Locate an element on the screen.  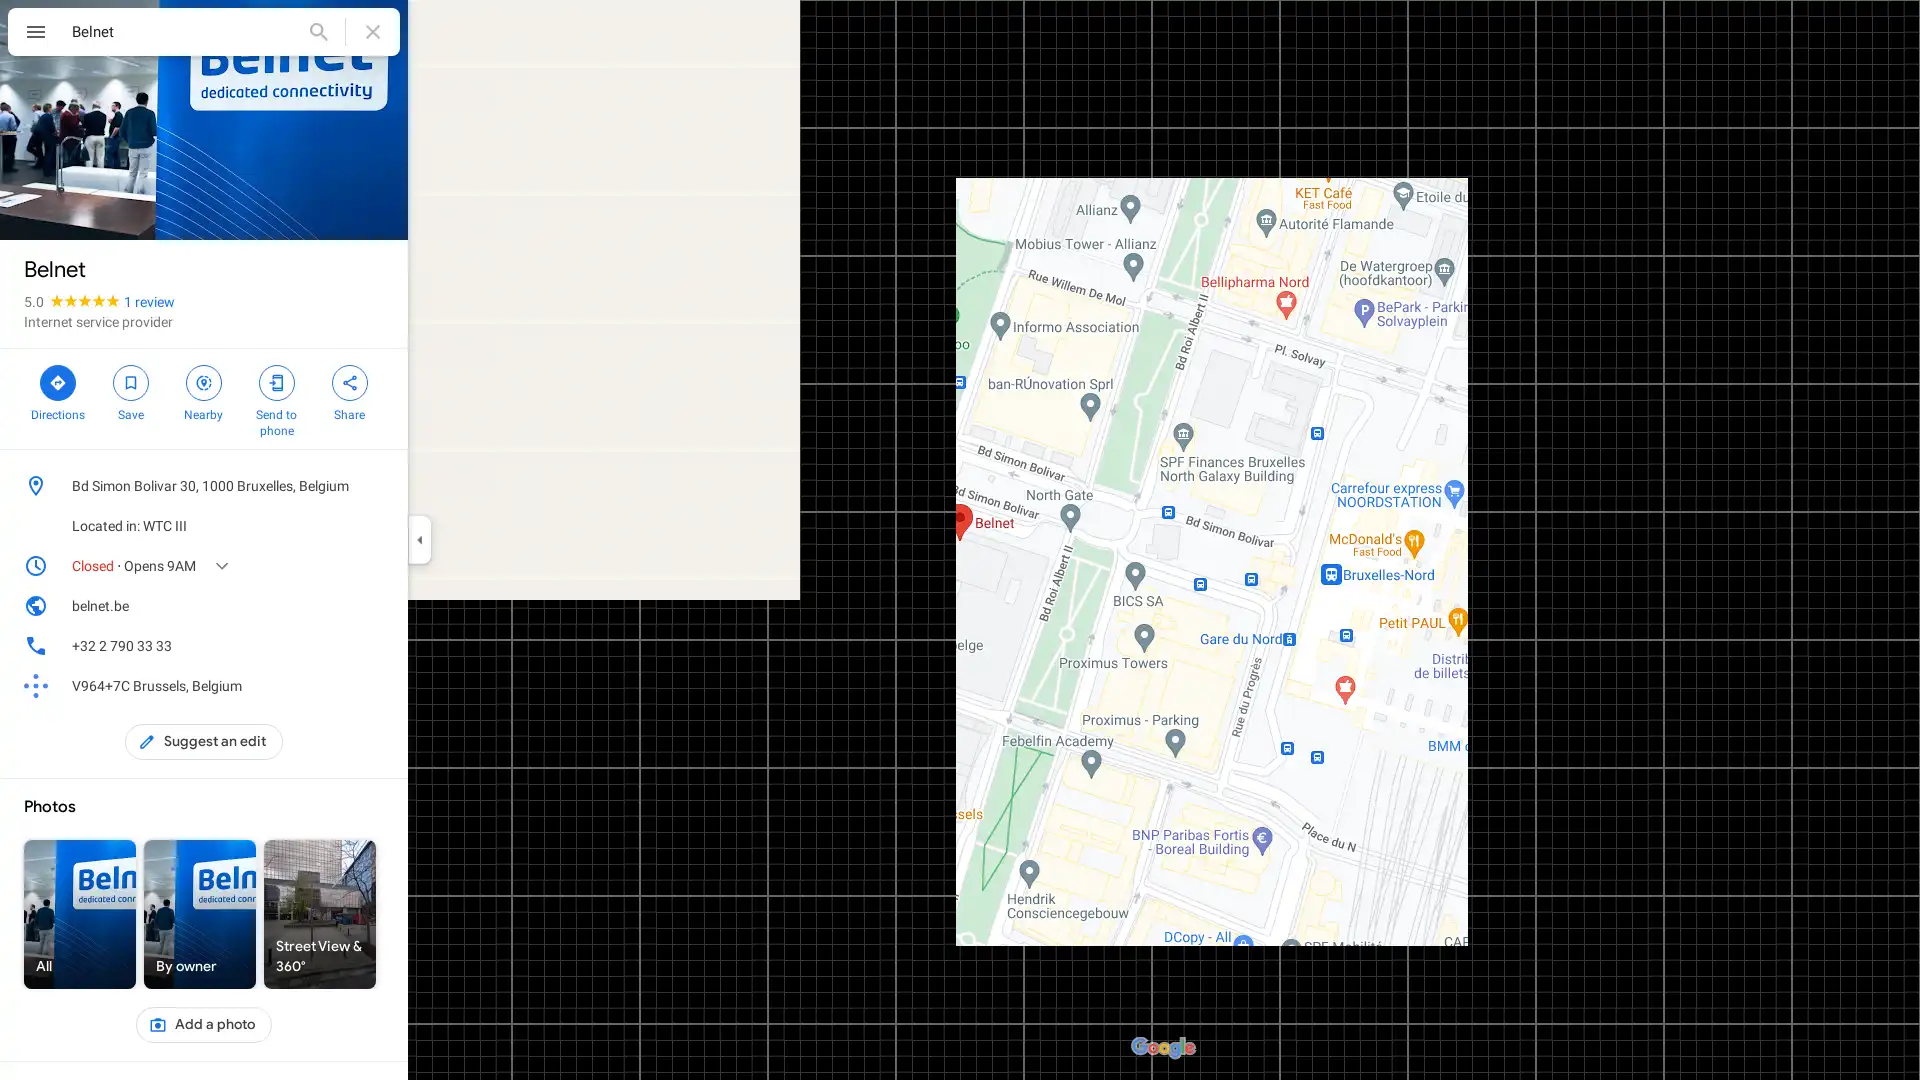
Clear search is located at coordinates (373, 31).